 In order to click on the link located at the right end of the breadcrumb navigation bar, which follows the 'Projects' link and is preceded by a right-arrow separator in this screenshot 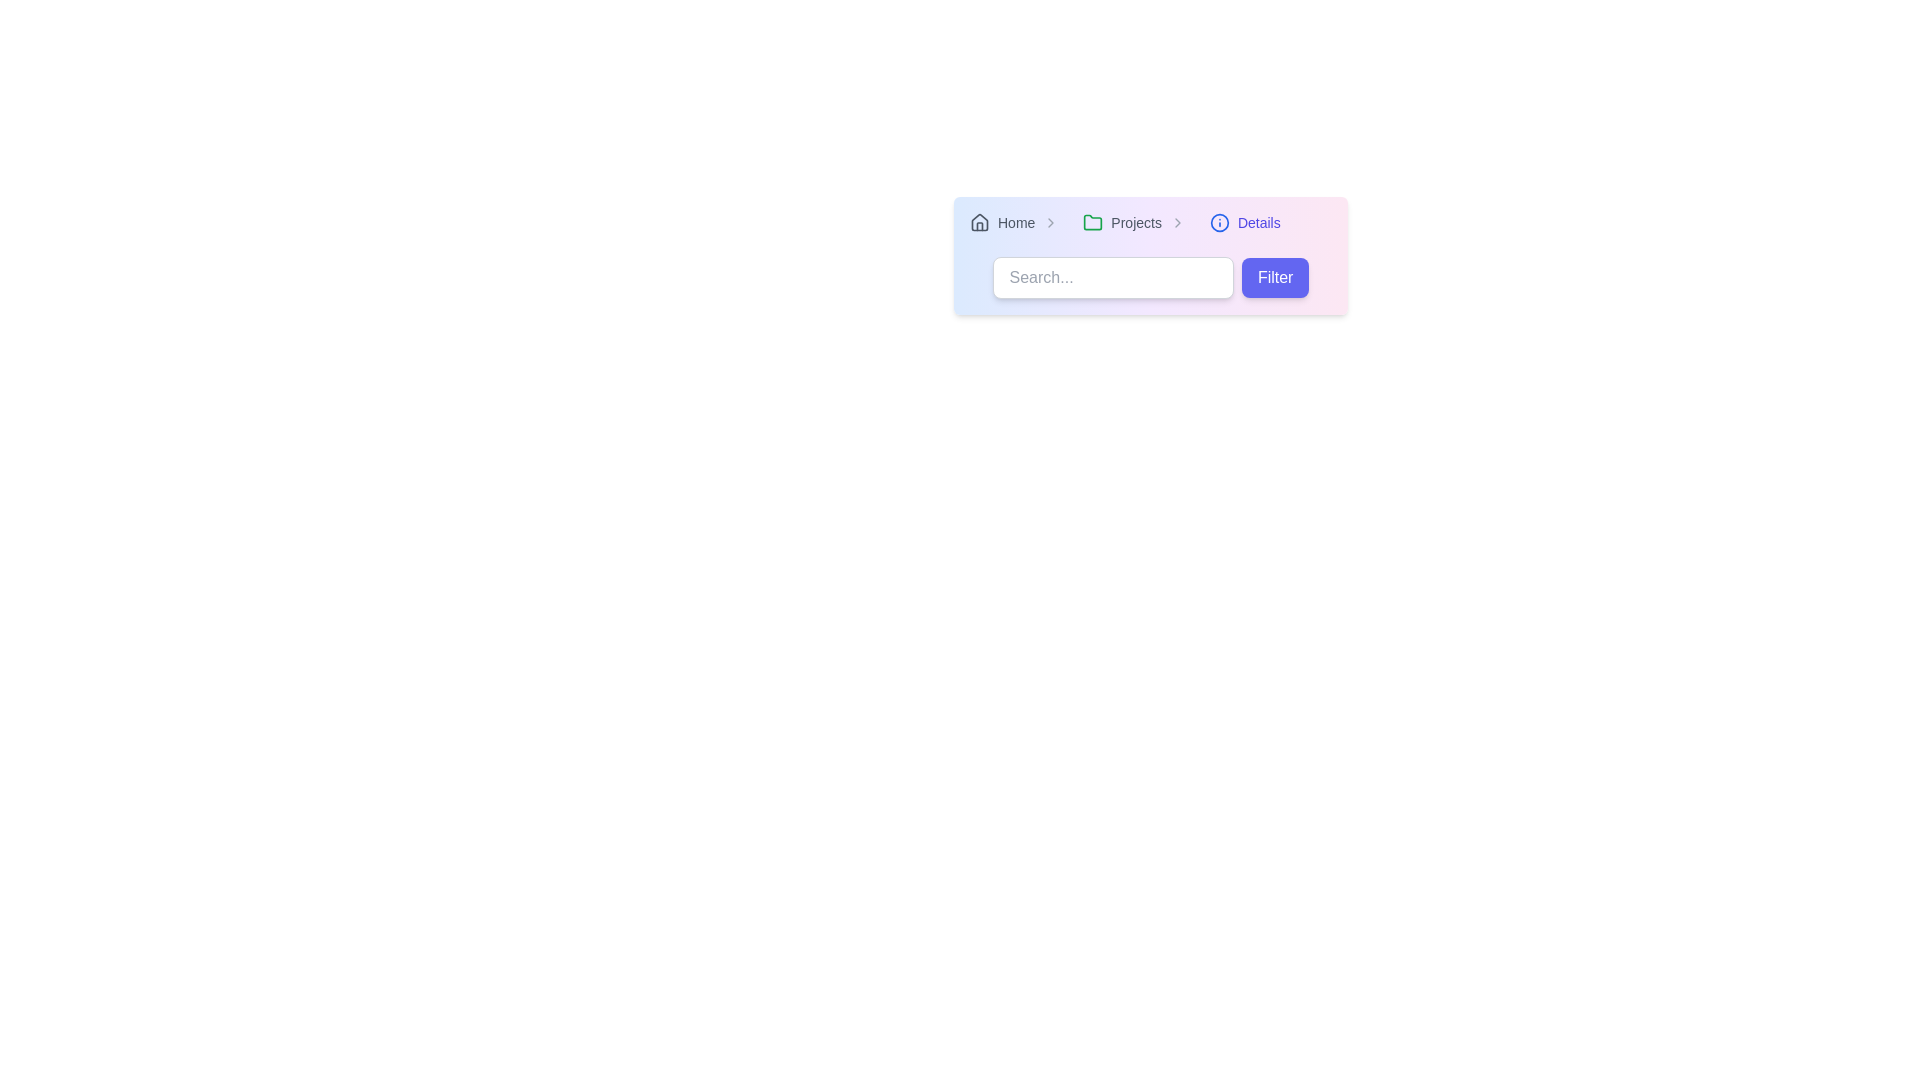, I will do `click(1244, 223)`.